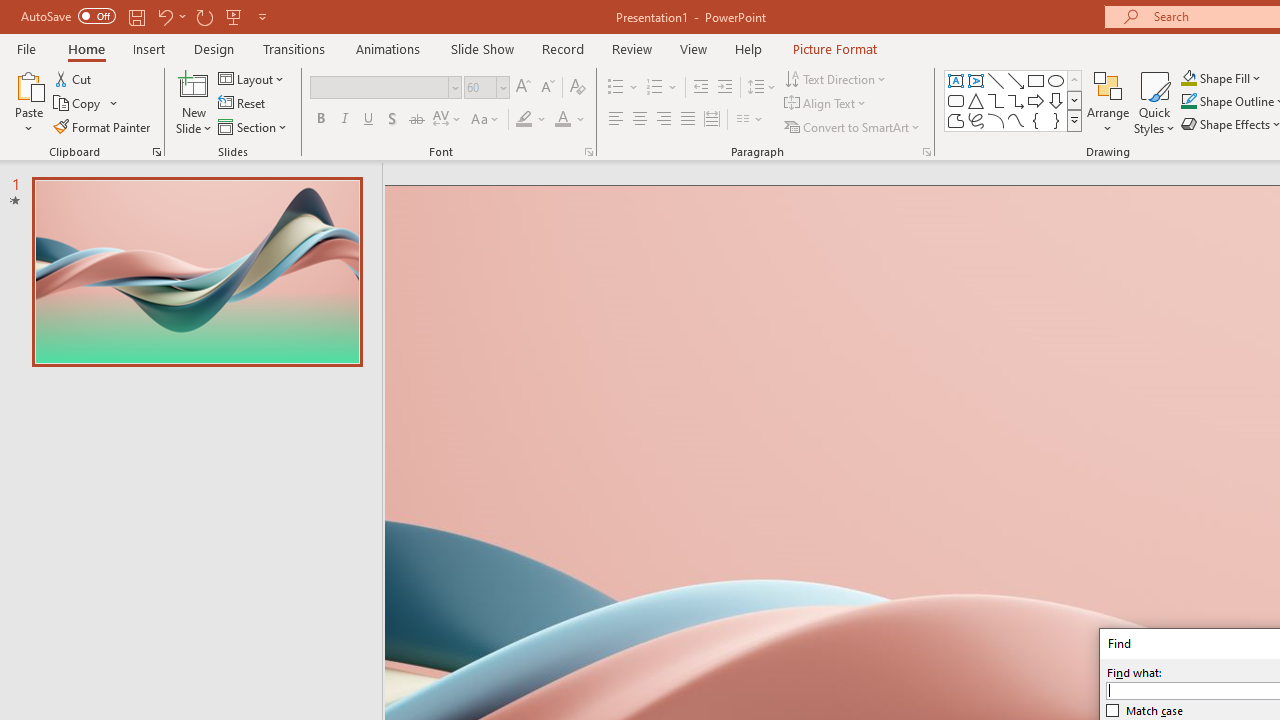 The image size is (1280, 720). I want to click on 'Shape Fill Orange, Accent 2', so click(1189, 77).